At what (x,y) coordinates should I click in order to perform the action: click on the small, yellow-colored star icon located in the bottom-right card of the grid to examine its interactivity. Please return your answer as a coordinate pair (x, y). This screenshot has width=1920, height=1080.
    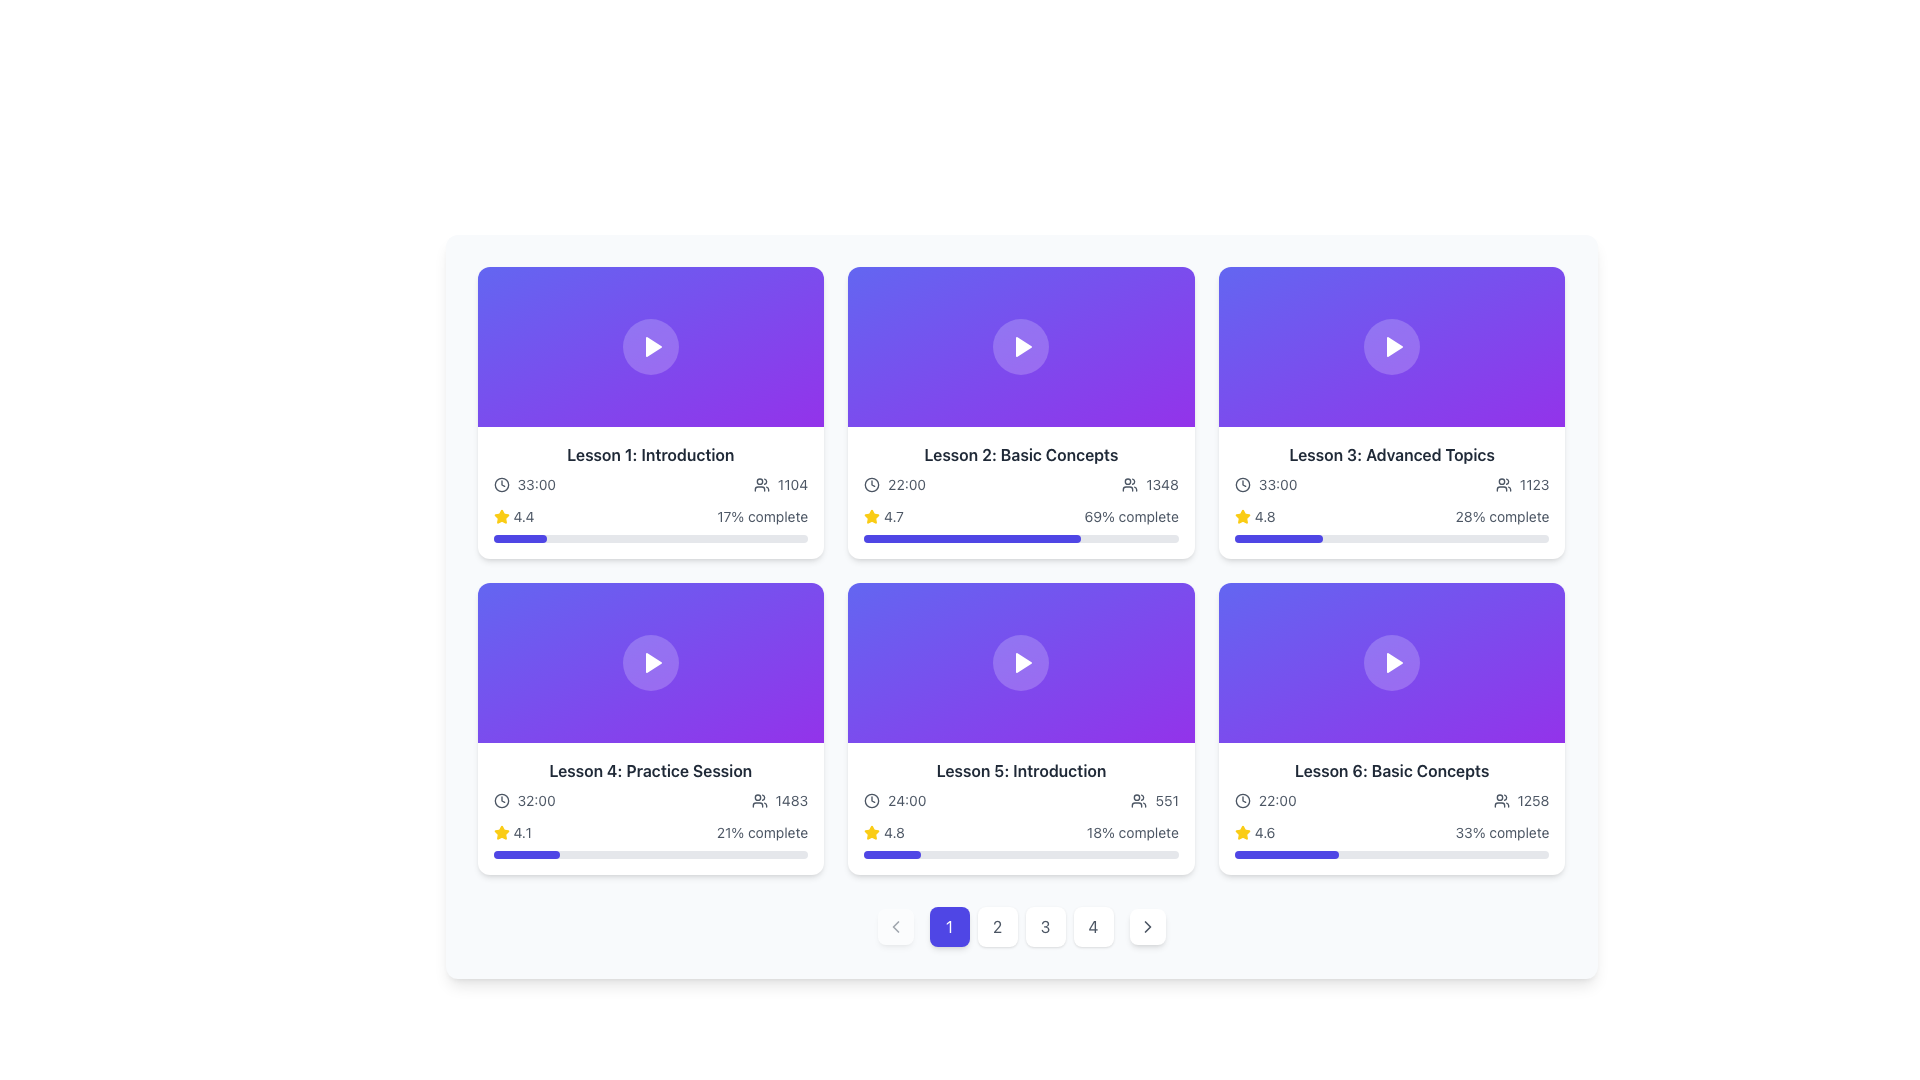
    Looking at the image, I should click on (1241, 832).